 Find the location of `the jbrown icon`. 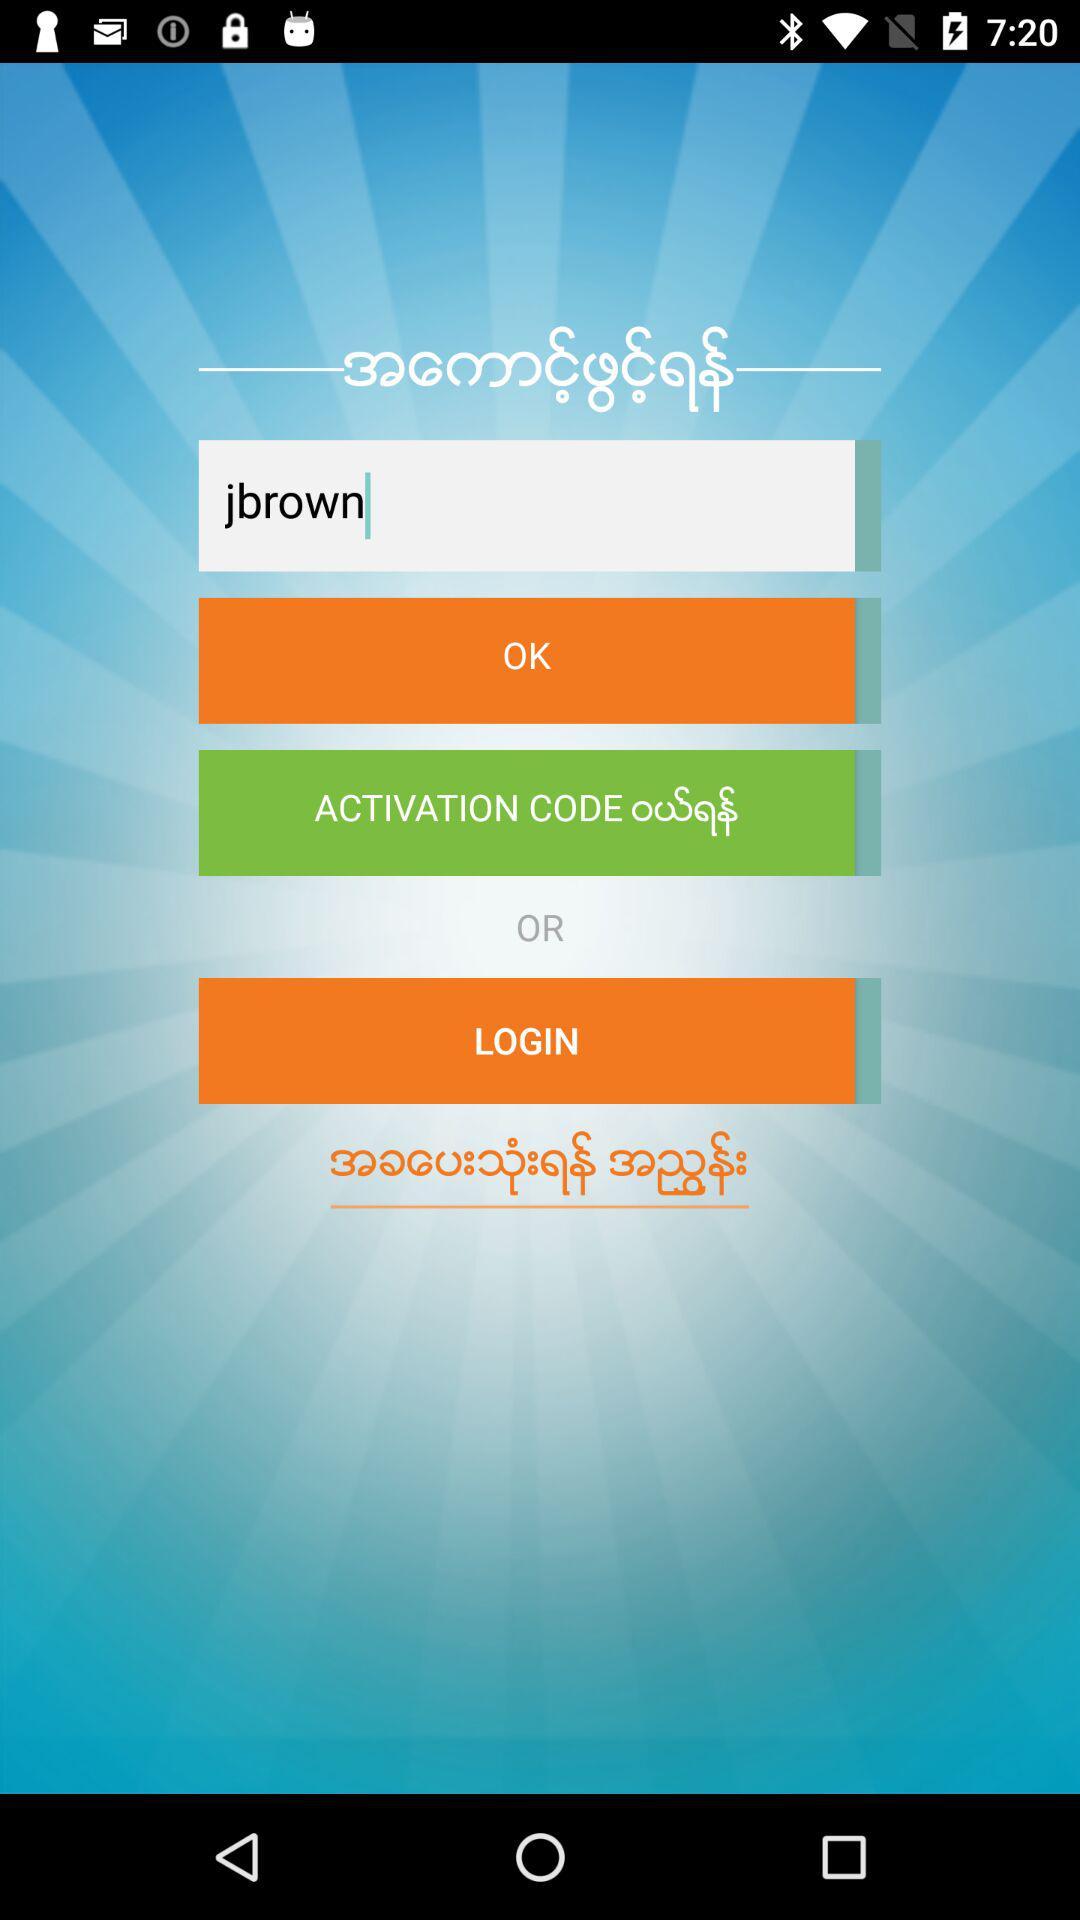

the jbrown icon is located at coordinates (525, 505).